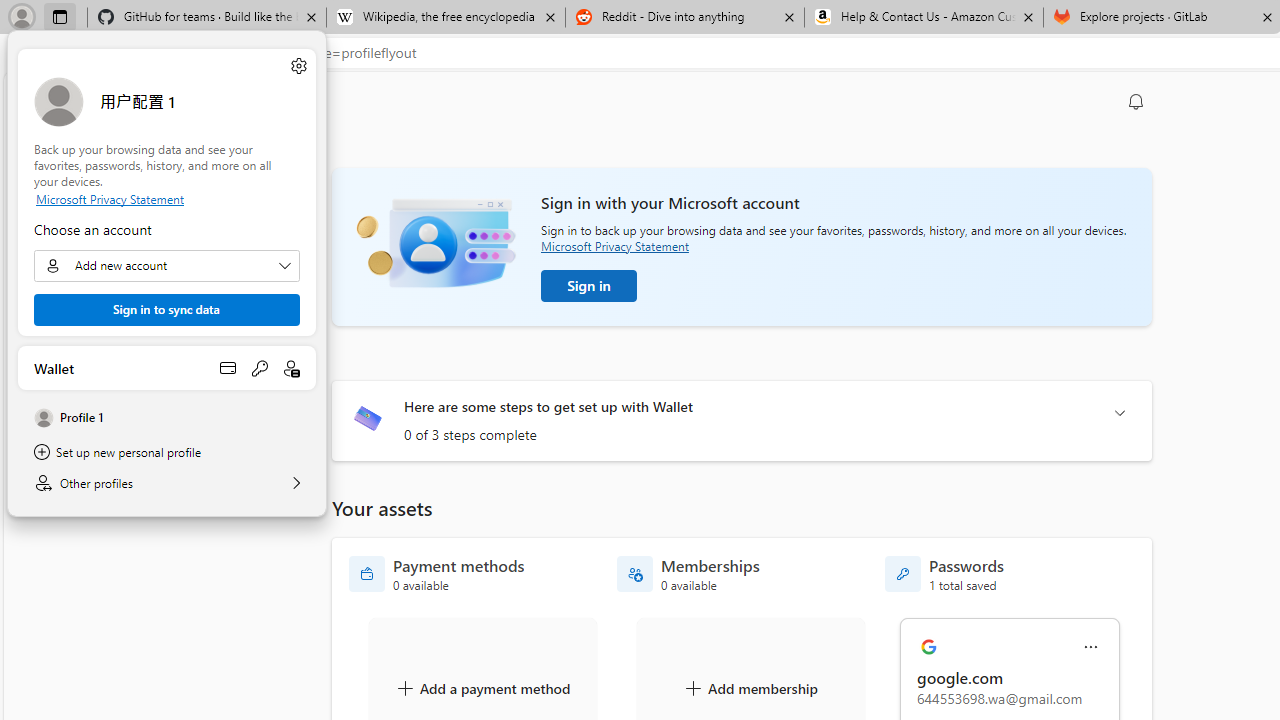 The image size is (1280, 720). Describe the element at coordinates (684, 17) in the screenshot. I see `'Reddit - Dive into anything'` at that location.